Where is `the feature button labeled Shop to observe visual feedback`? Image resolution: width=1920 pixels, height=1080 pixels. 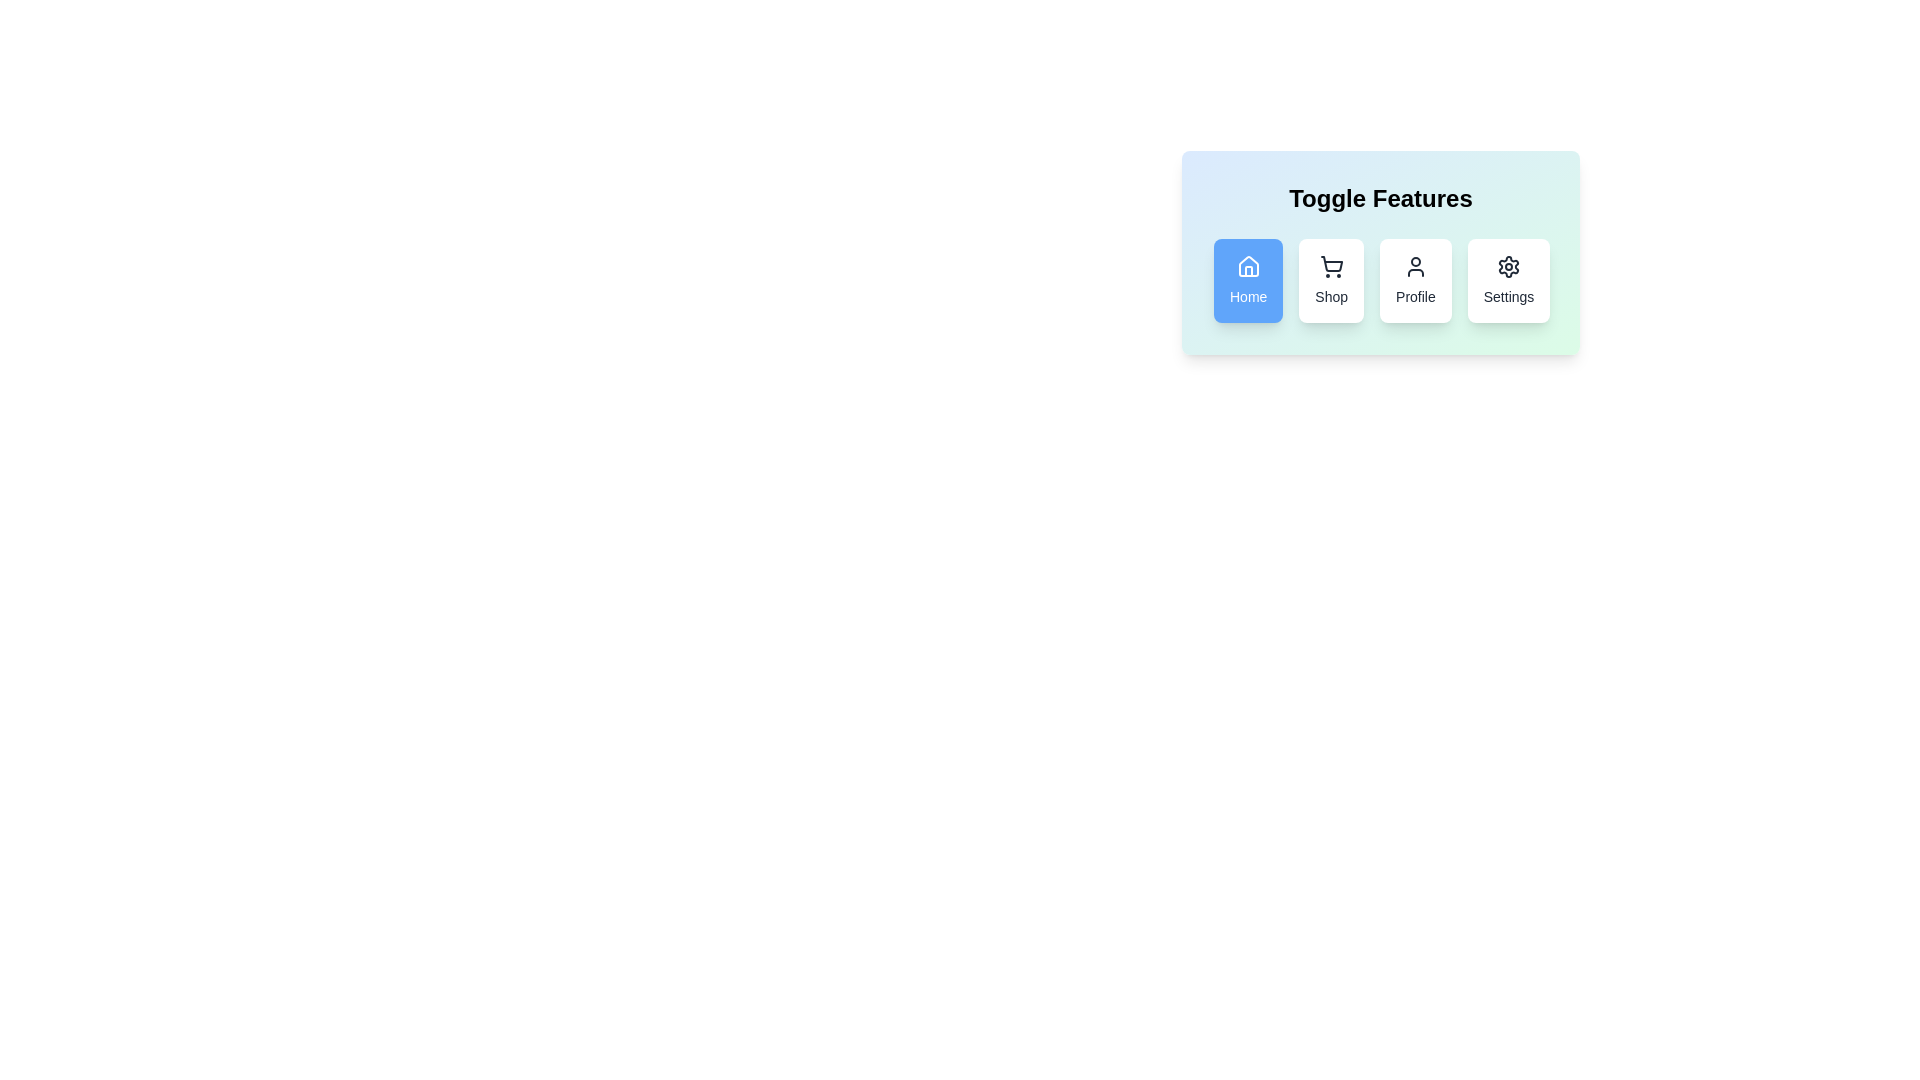
the feature button labeled Shop to observe visual feedback is located at coordinates (1331, 281).